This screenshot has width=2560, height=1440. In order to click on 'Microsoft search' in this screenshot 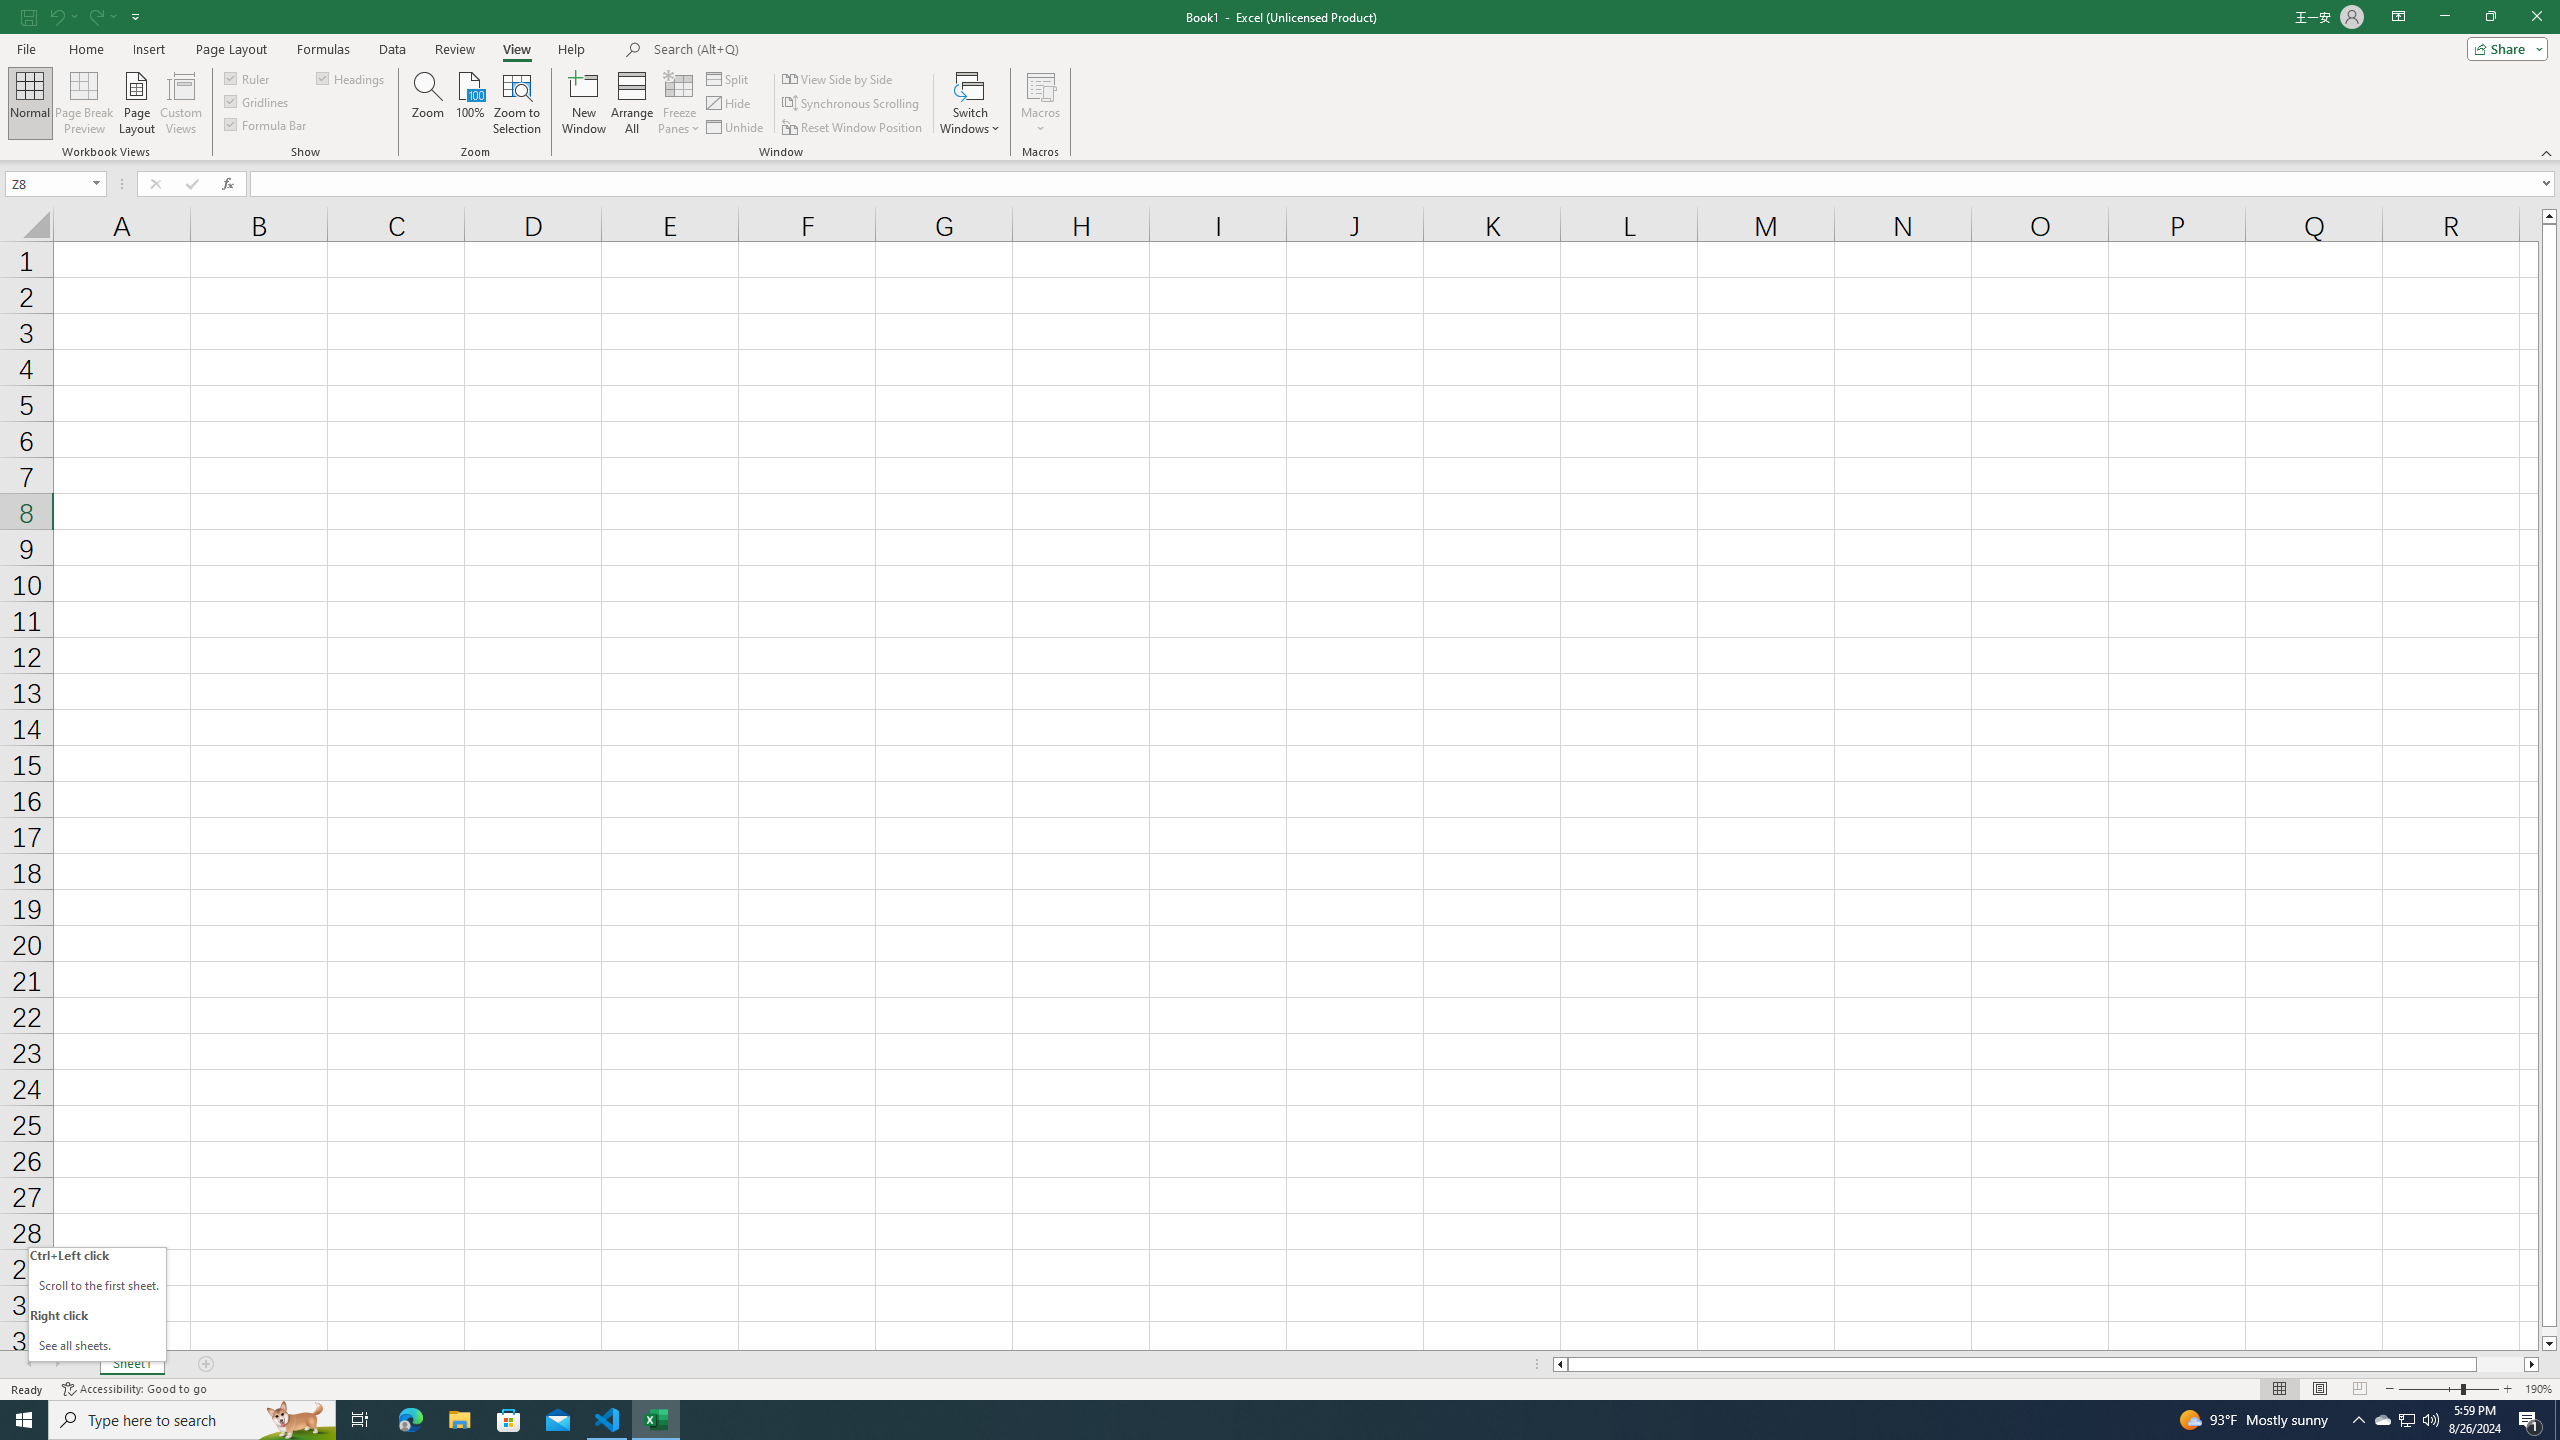, I will do `click(791, 49)`.